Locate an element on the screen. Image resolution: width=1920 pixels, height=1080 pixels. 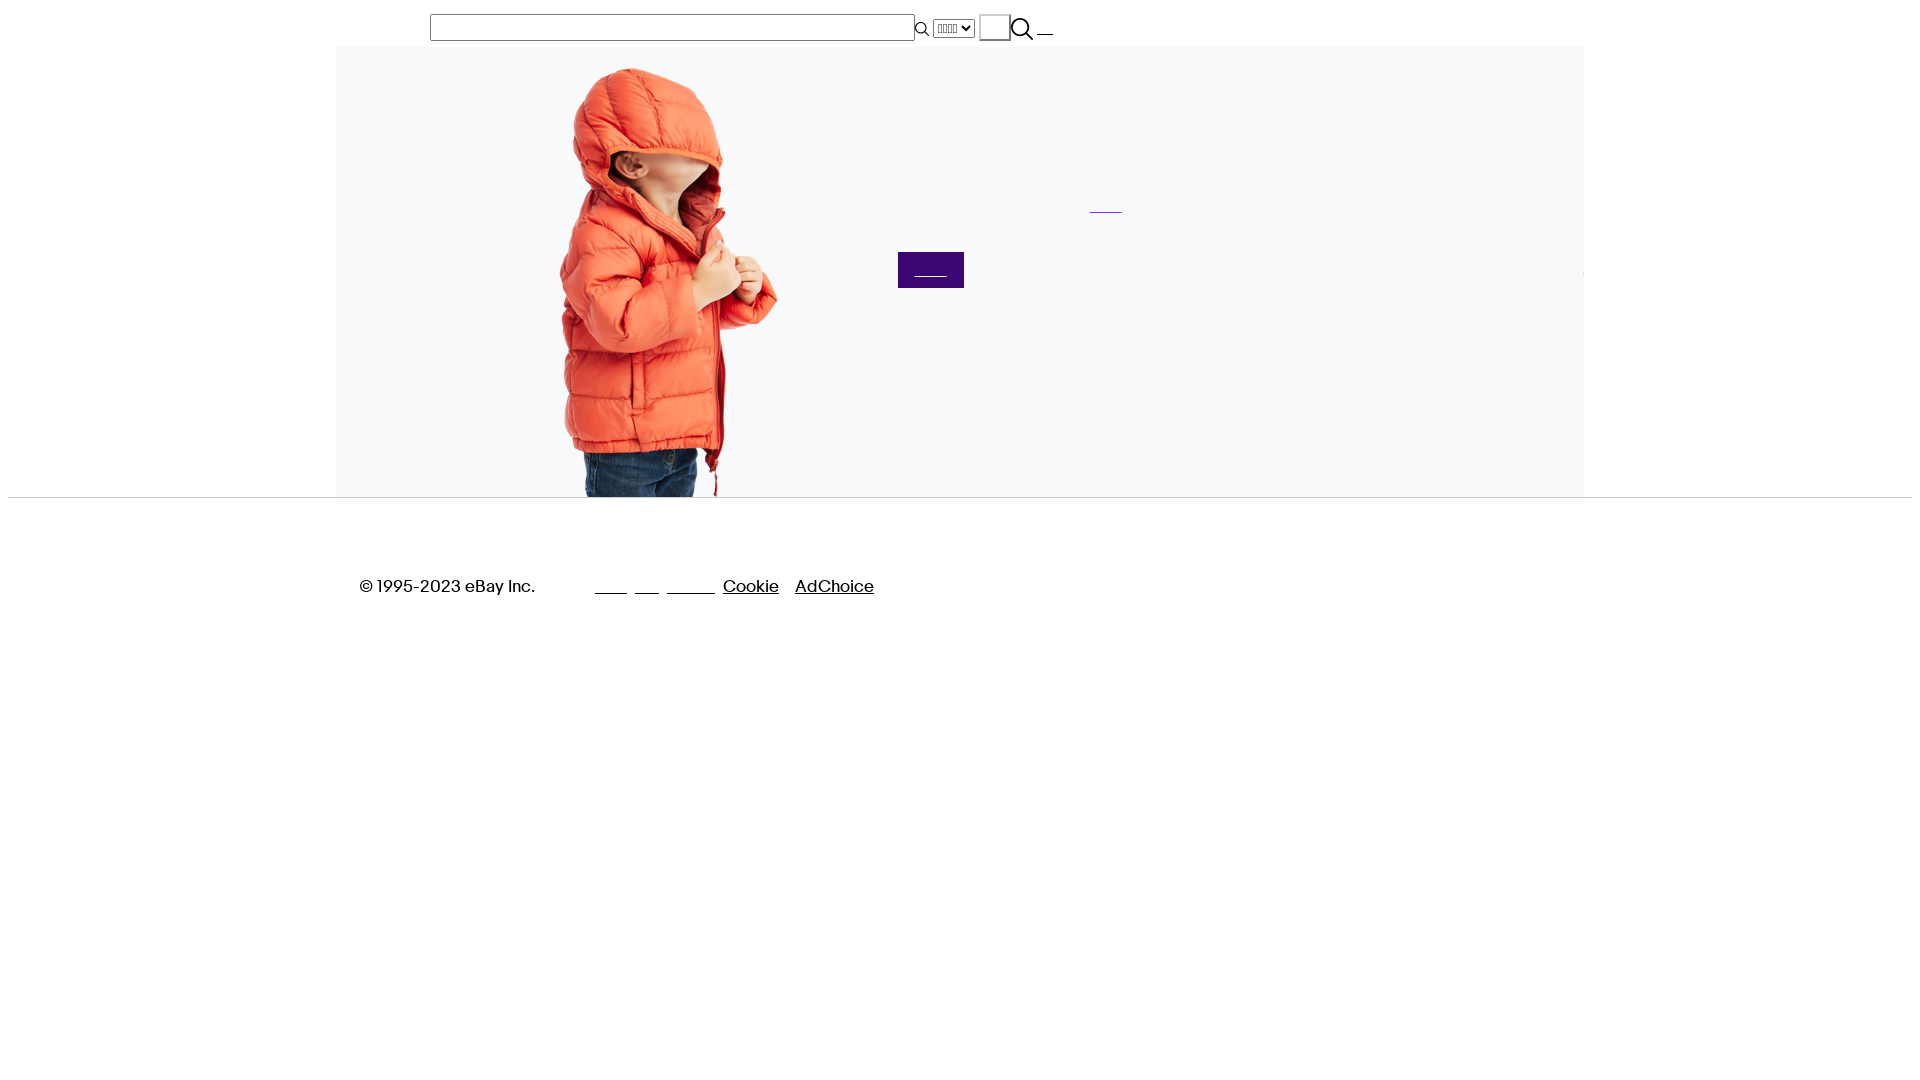
'AdChoice' is located at coordinates (834, 585).